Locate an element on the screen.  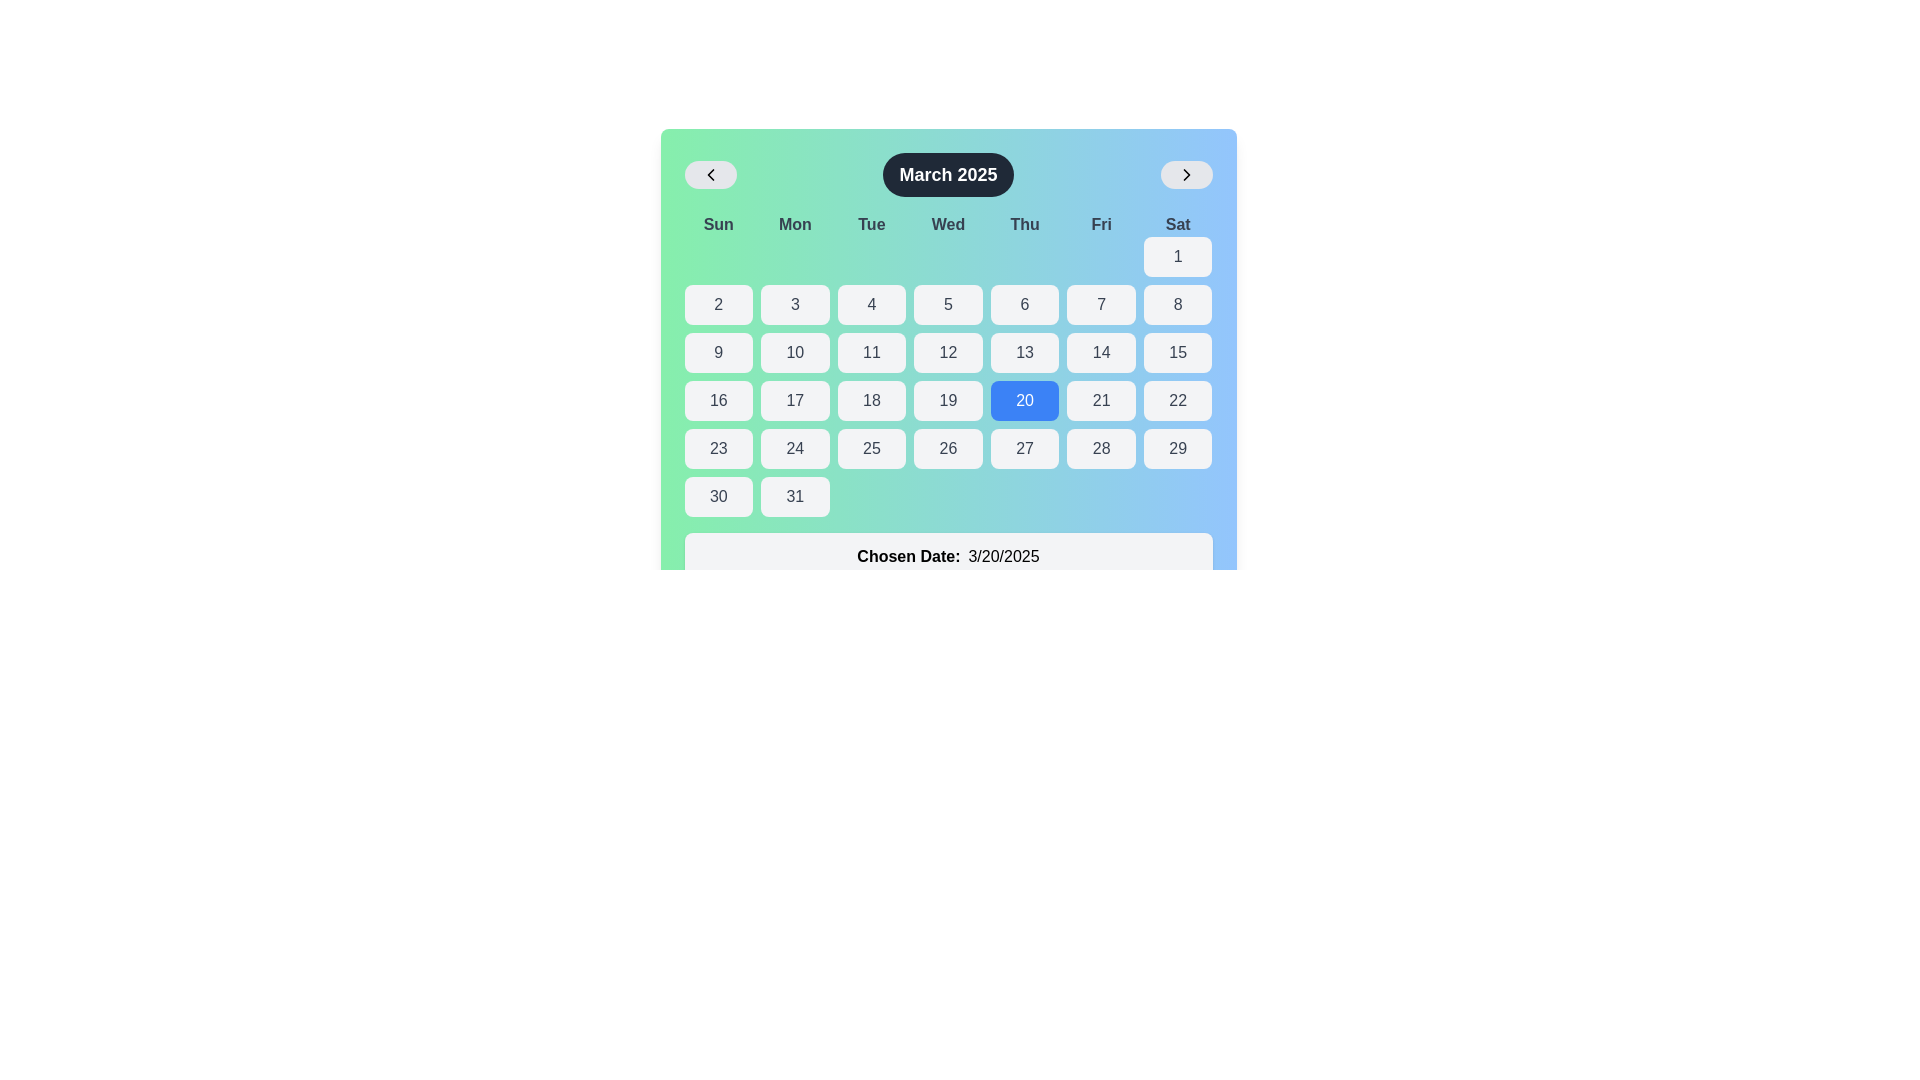
the button representing the date '9' in the calendar interface is located at coordinates (718, 352).